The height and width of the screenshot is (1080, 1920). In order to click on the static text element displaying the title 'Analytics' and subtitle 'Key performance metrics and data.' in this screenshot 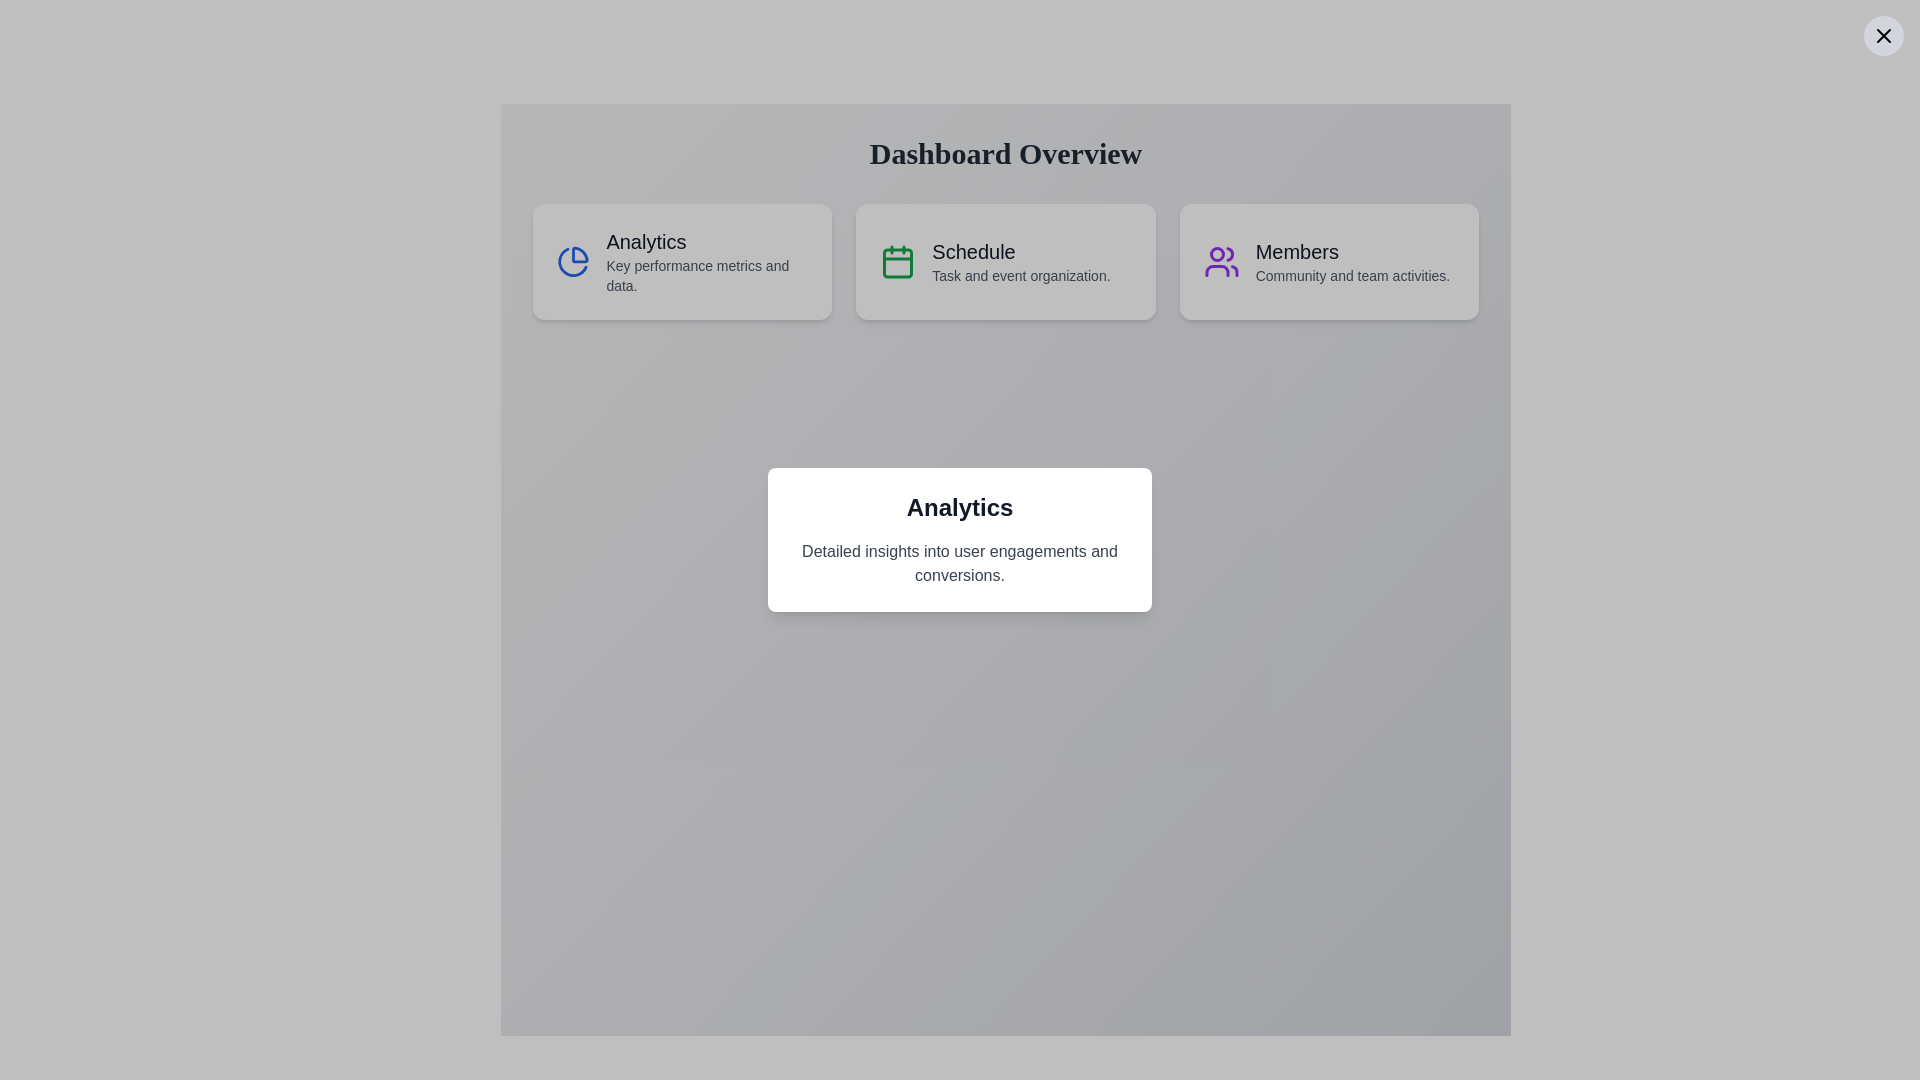, I will do `click(707, 261)`.